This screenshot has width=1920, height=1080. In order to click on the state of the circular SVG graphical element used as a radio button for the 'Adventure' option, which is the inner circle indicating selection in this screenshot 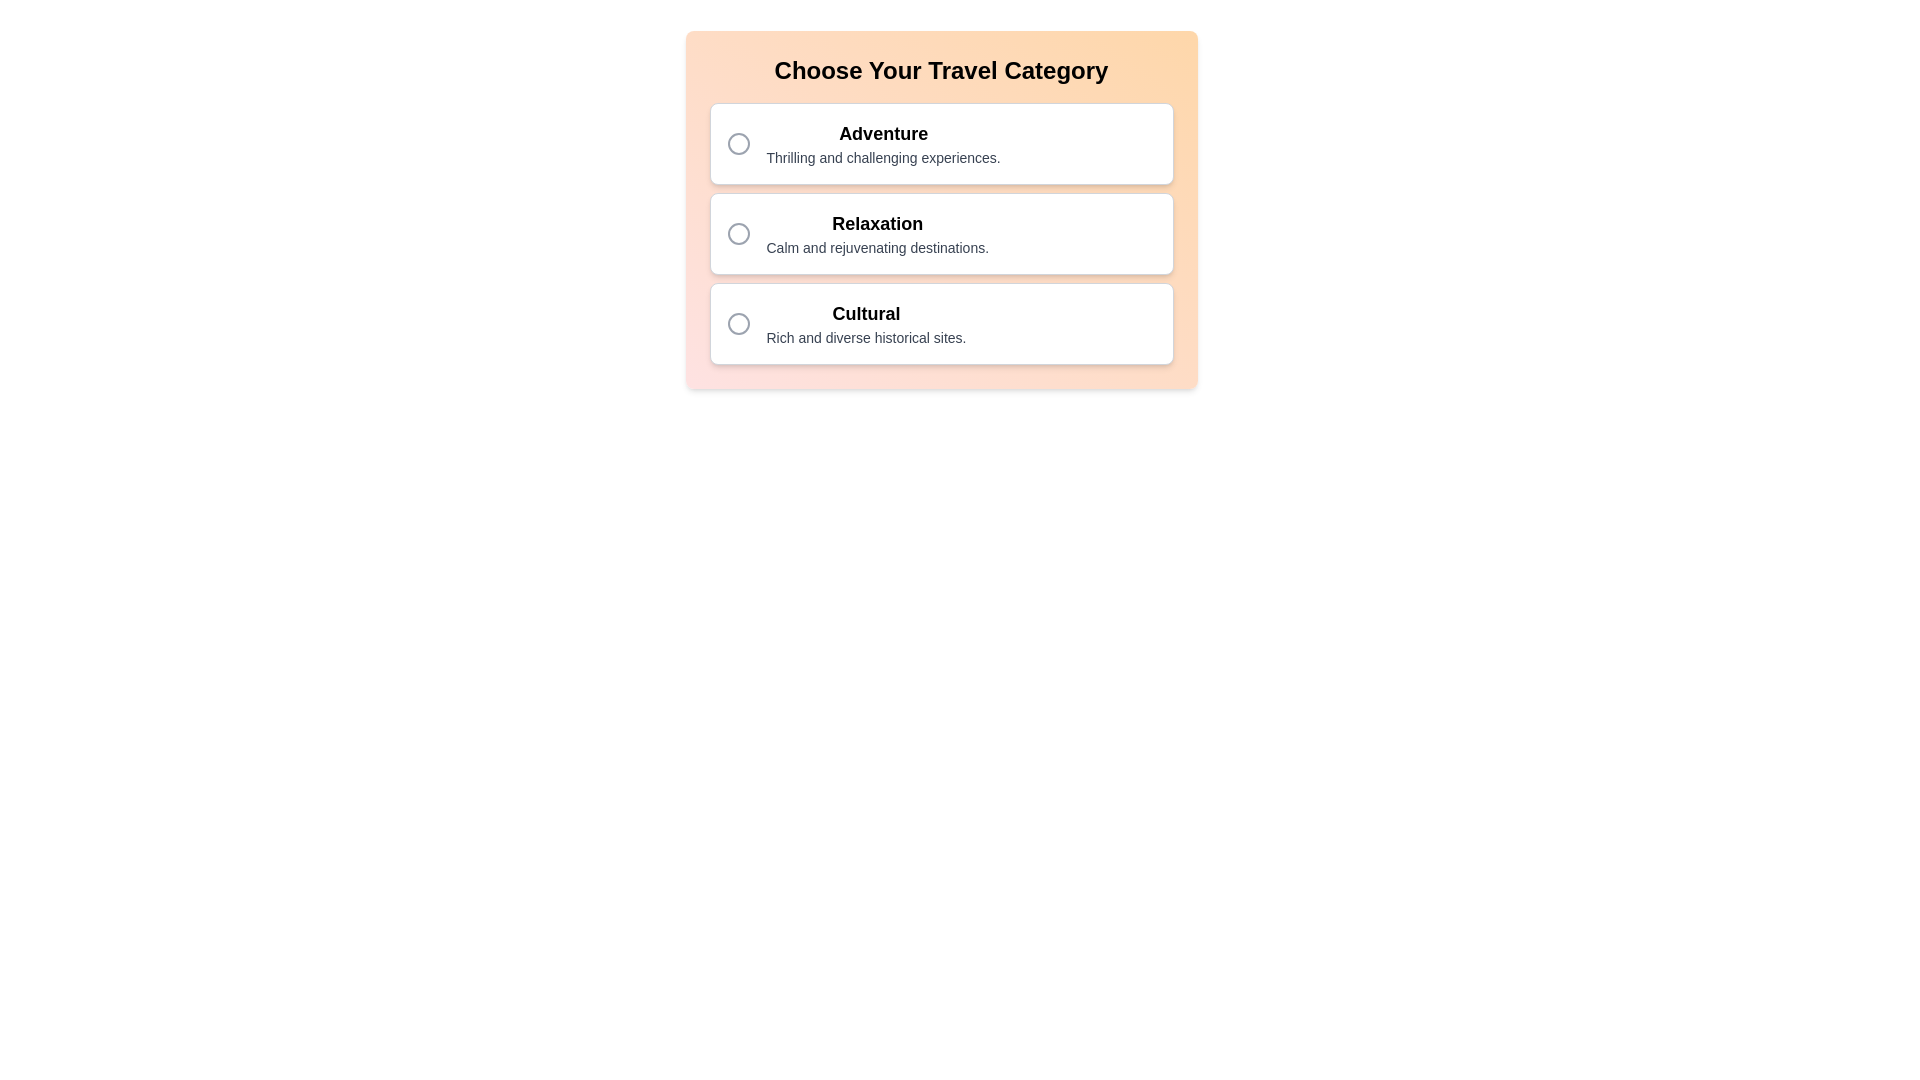, I will do `click(737, 142)`.